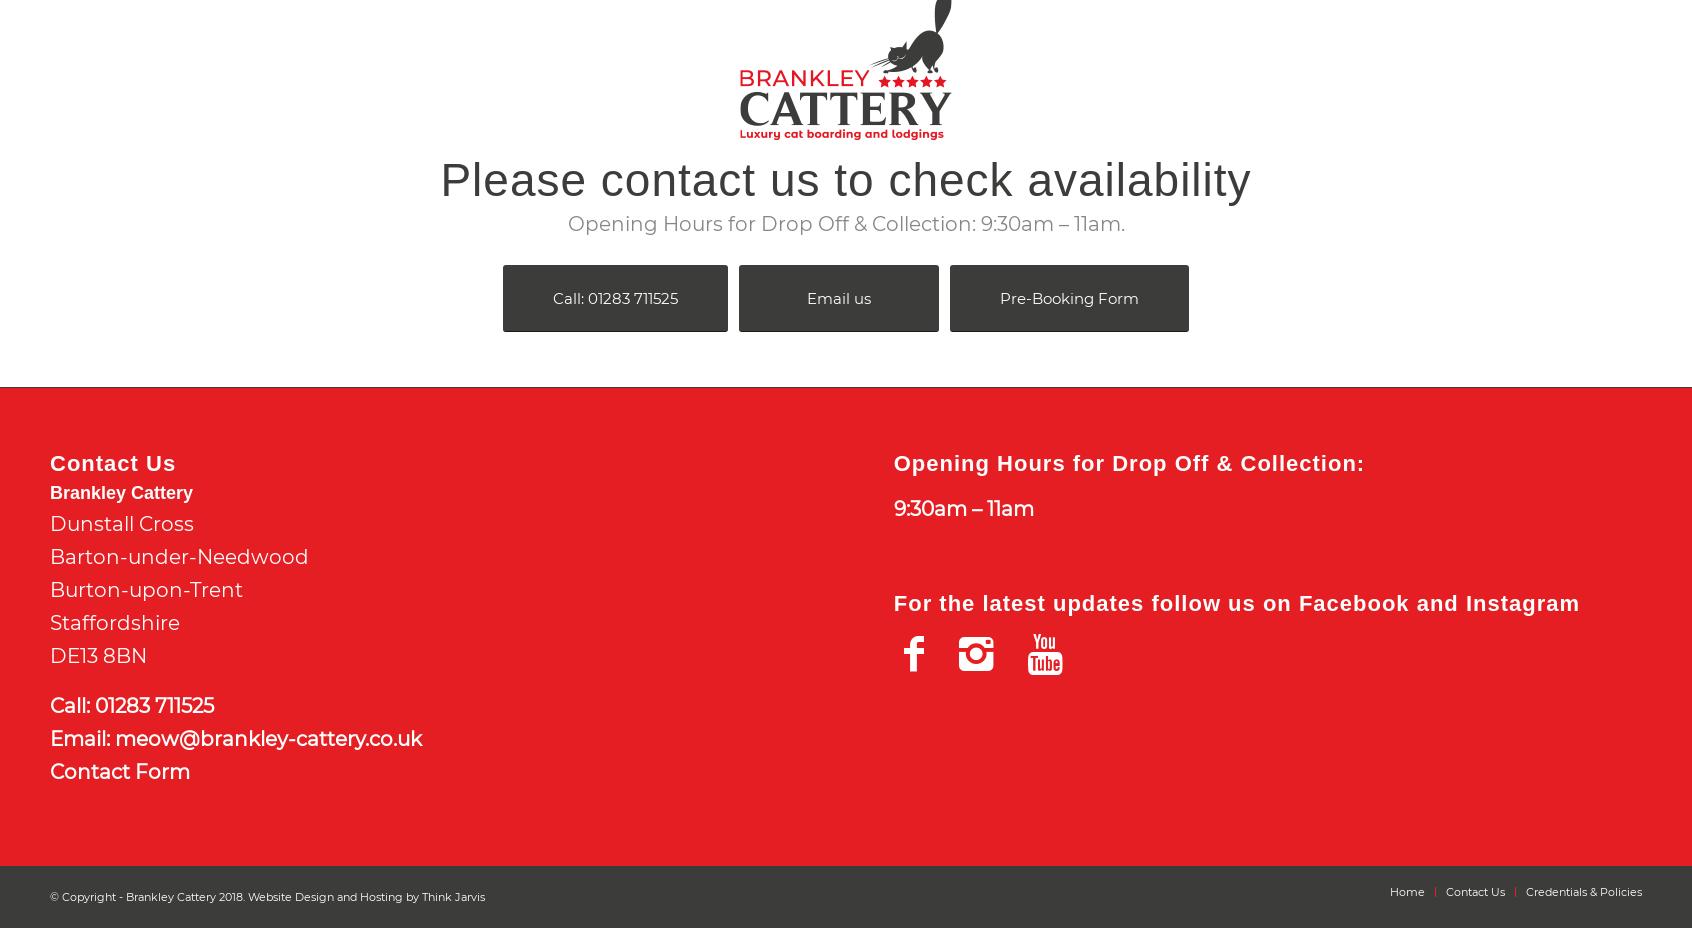 The image size is (1692, 928). Describe the element at coordinates (72, 704) in the screenshot. I see `'Call:'` at that location.